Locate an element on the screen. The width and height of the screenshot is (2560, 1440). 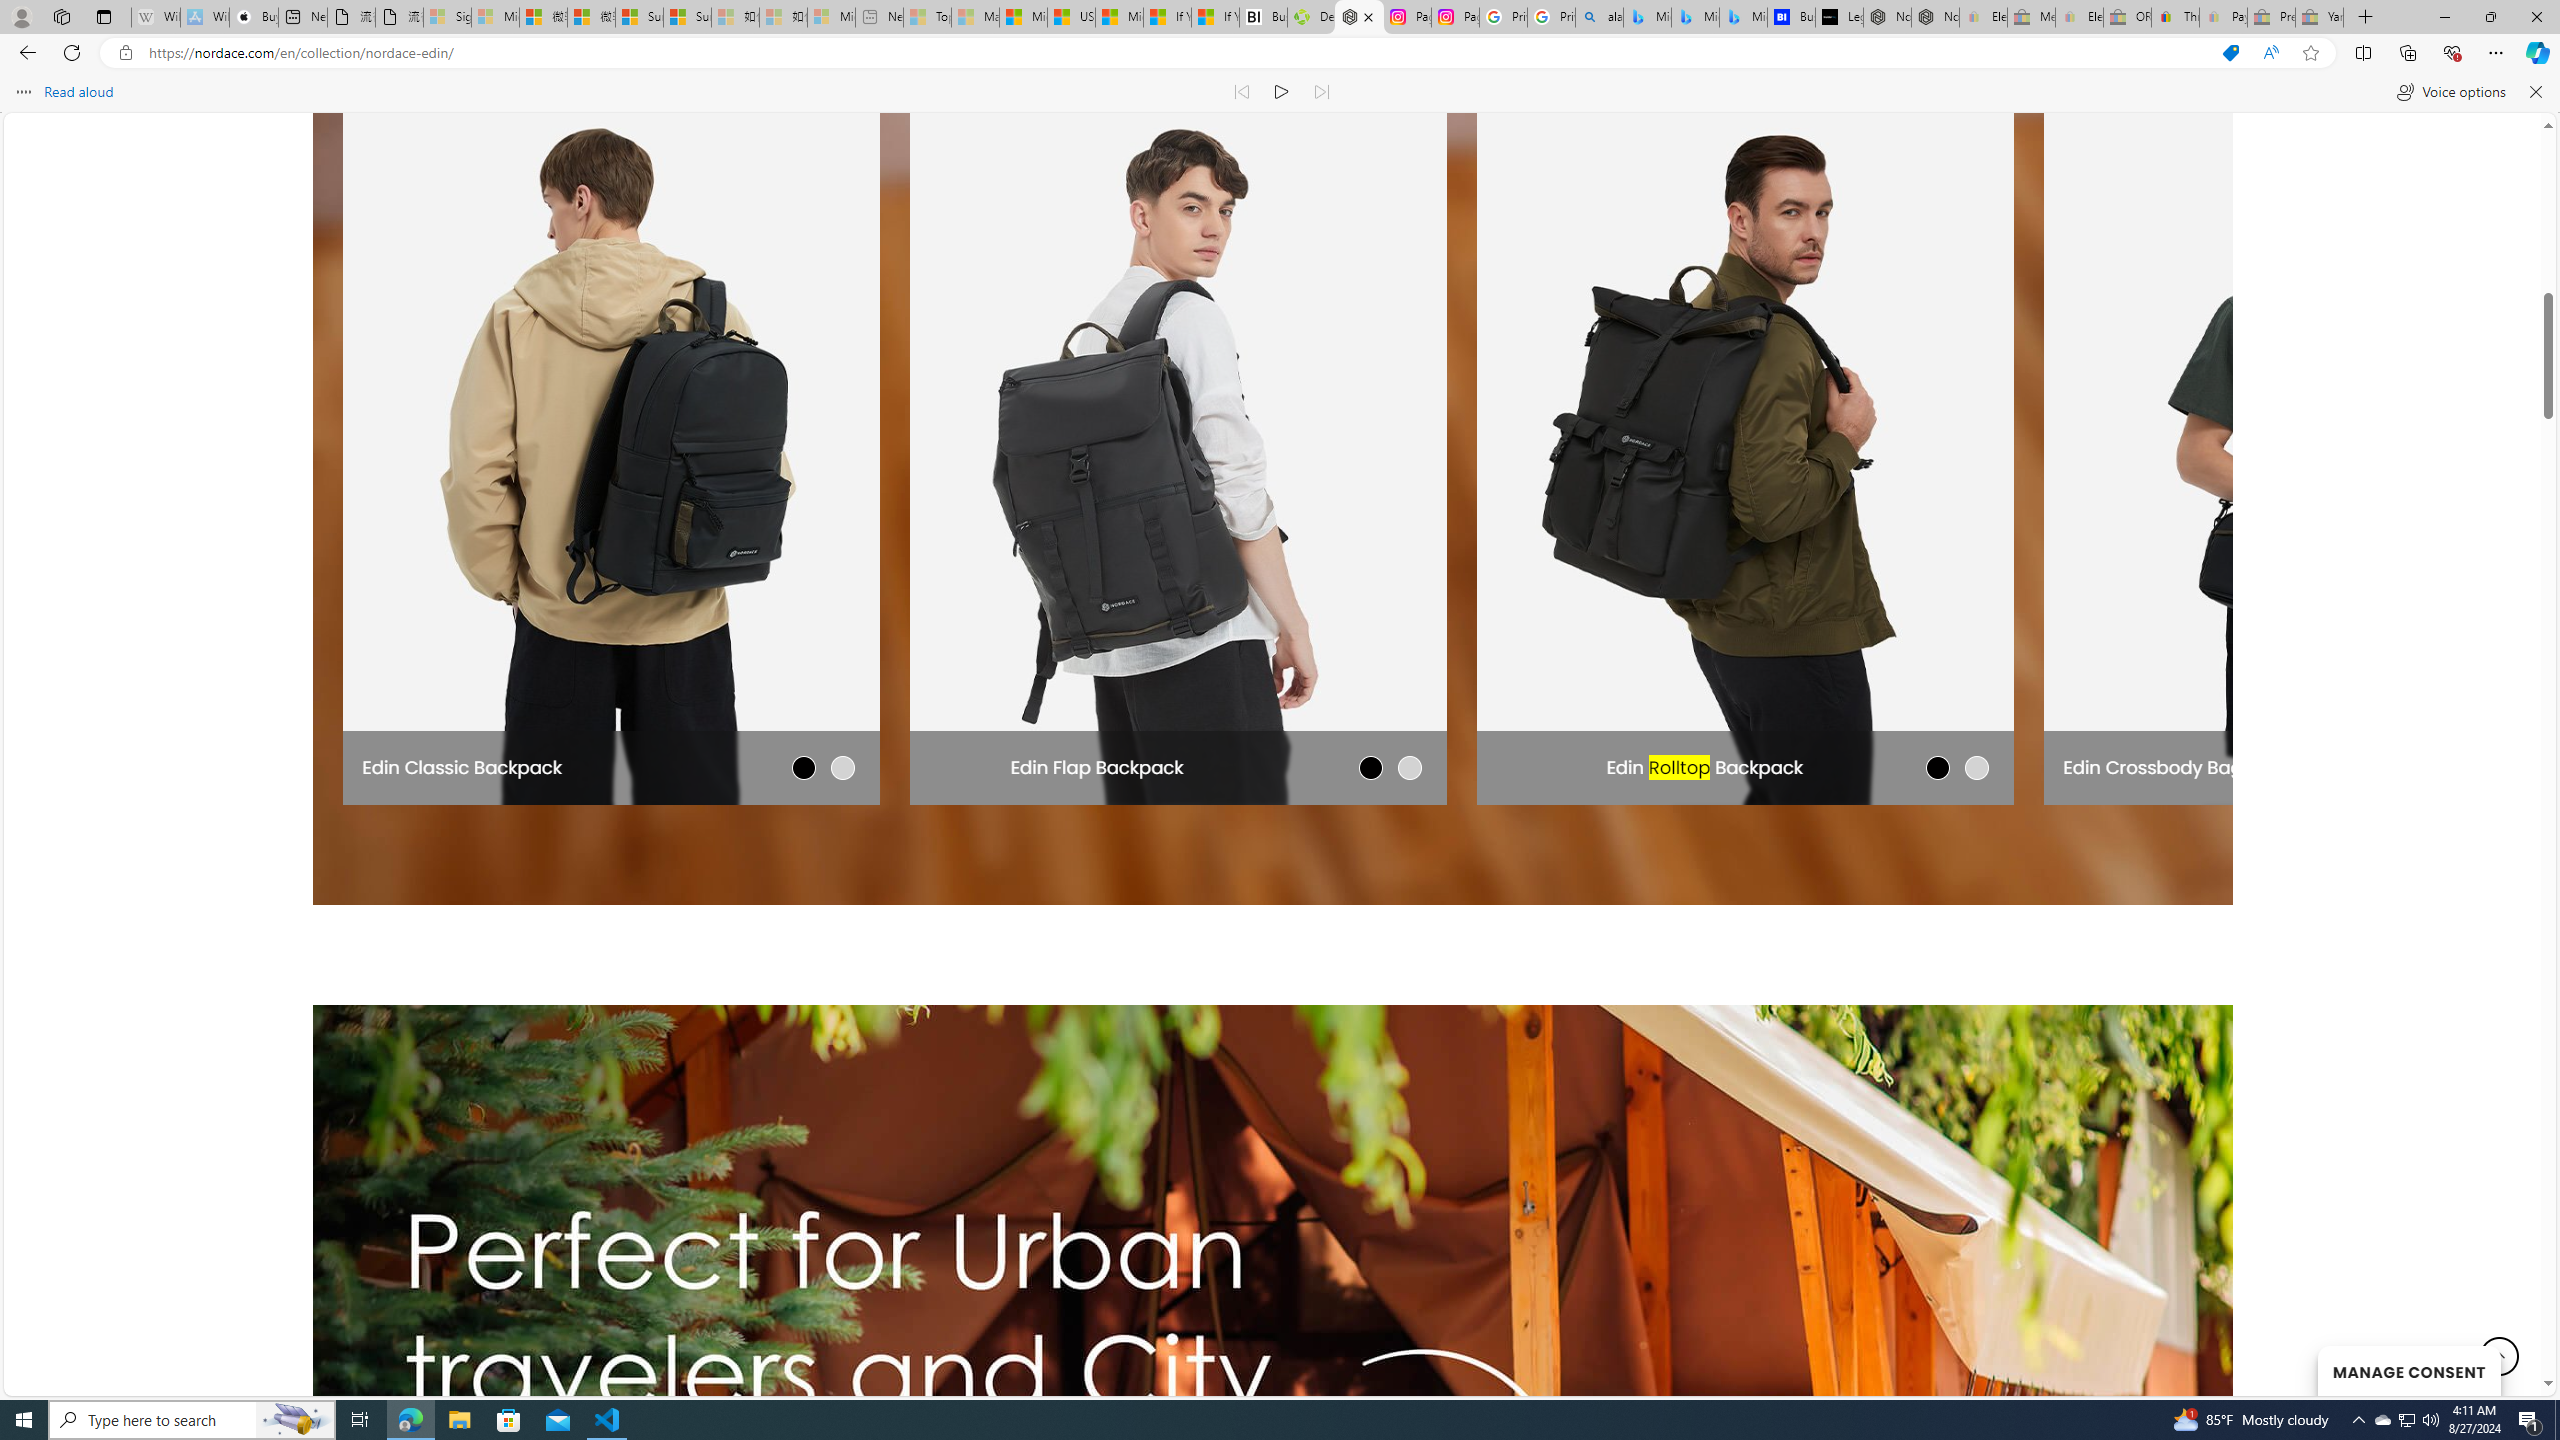
'Microsoft Services Agreement - Sleeping' is located at coordinates (494, 16).